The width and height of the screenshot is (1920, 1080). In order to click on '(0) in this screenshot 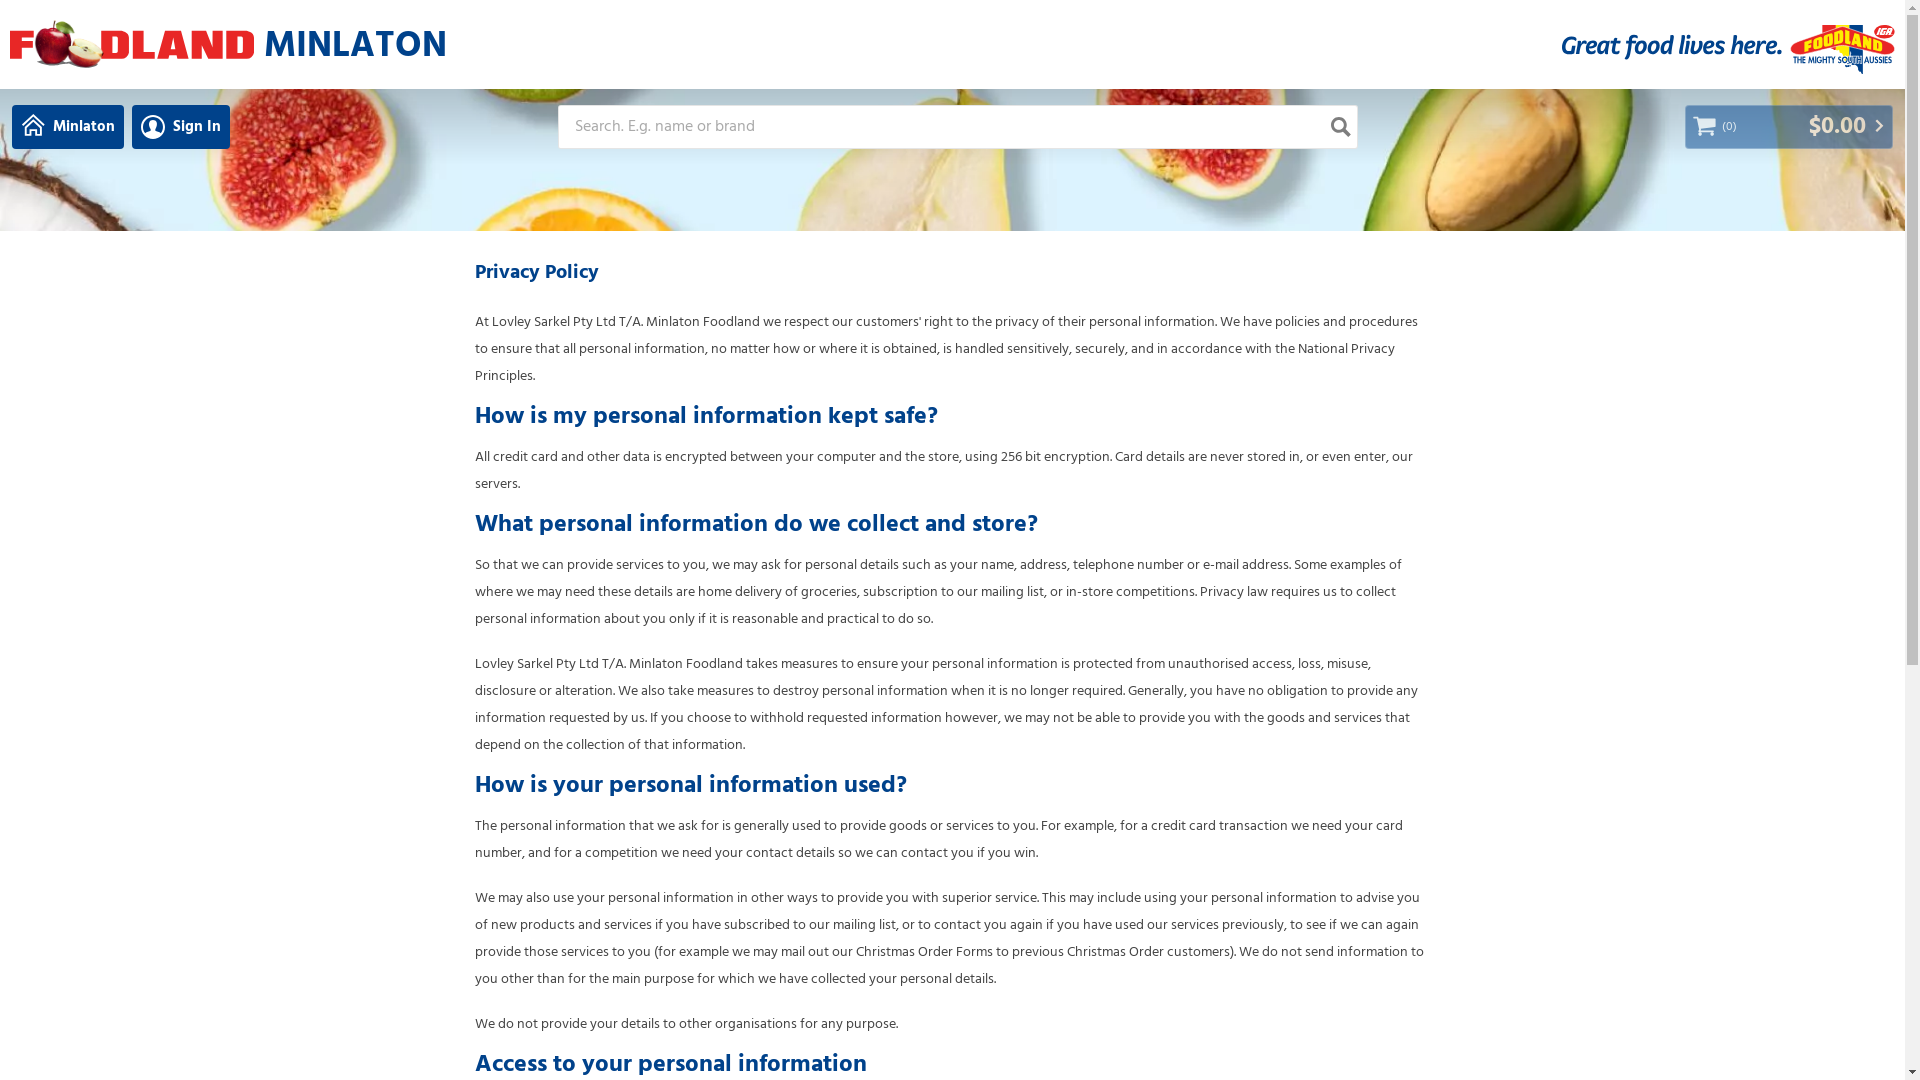, I will do `click(1789, 127)`.